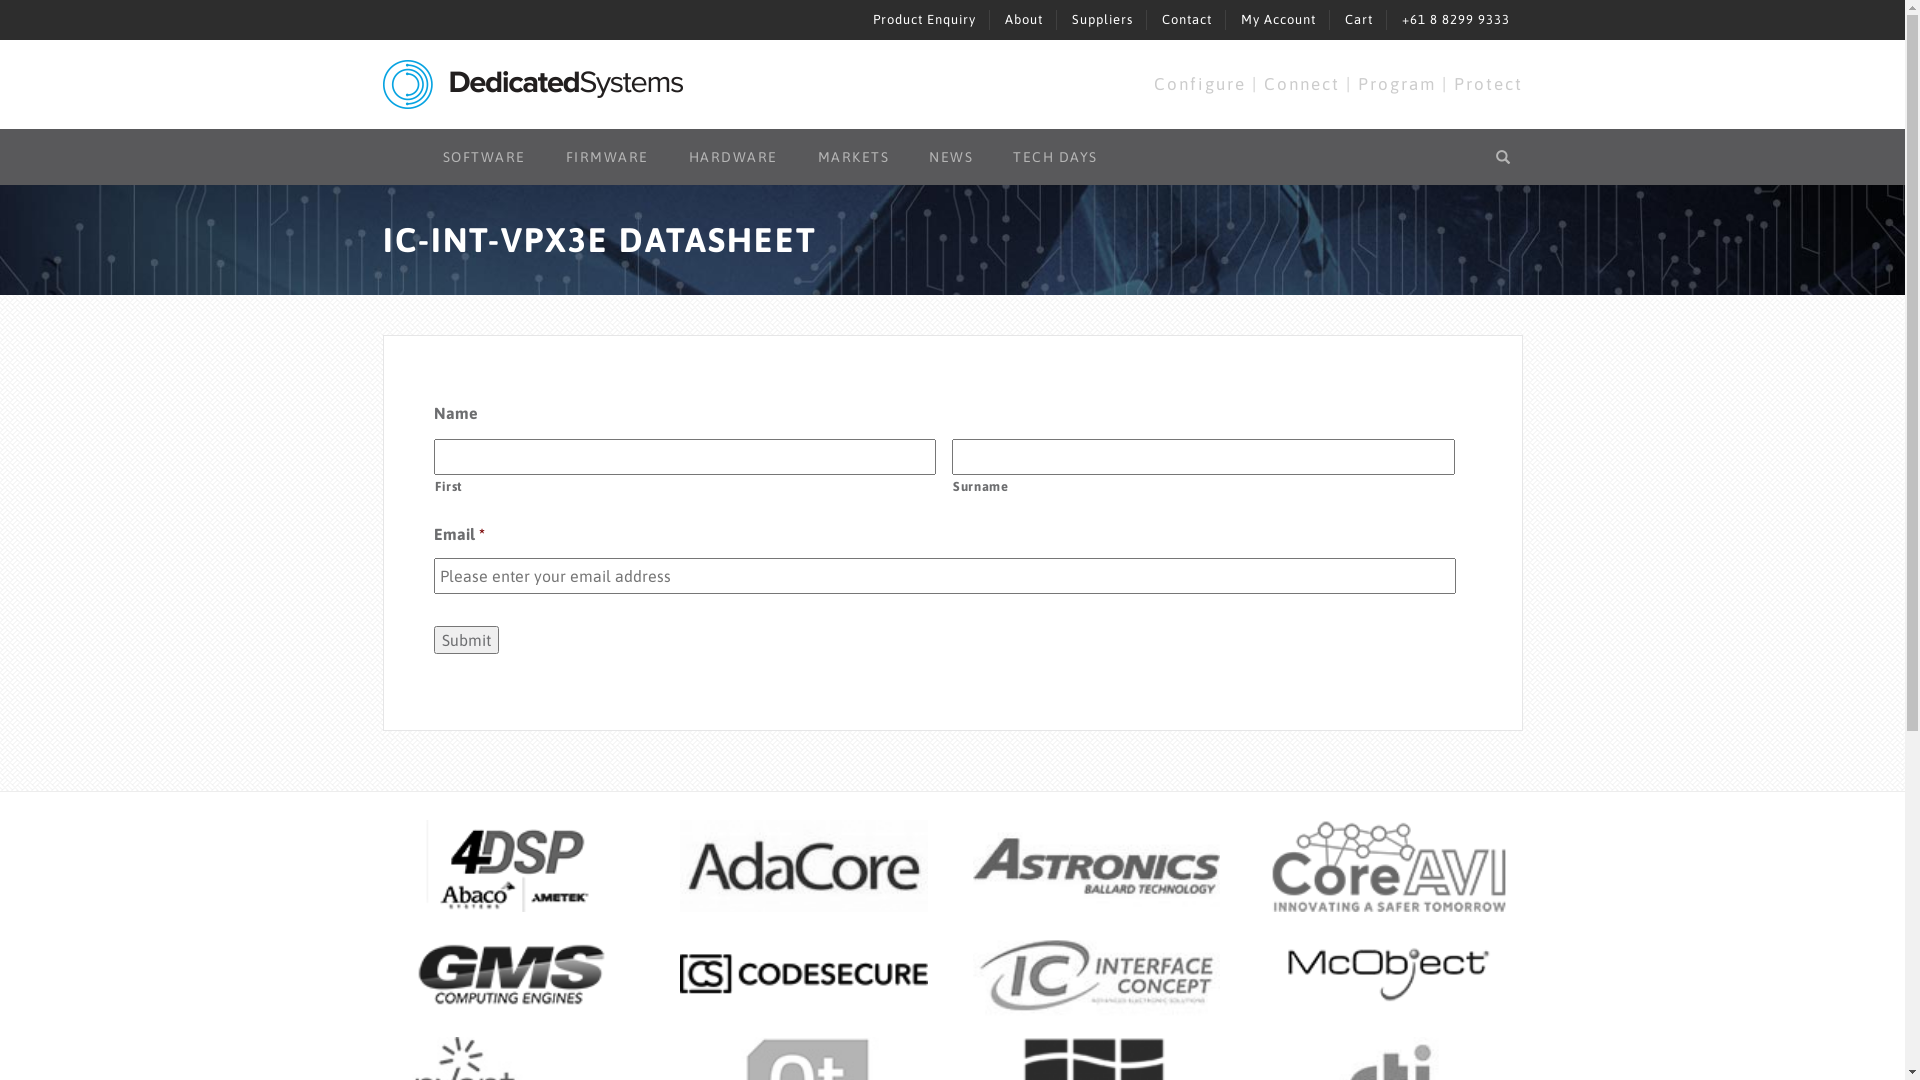 The image size is (1920, 1080). Describe the element at coordinates (1276, 19) in the screenshot. I see `'My Account'` at that location.